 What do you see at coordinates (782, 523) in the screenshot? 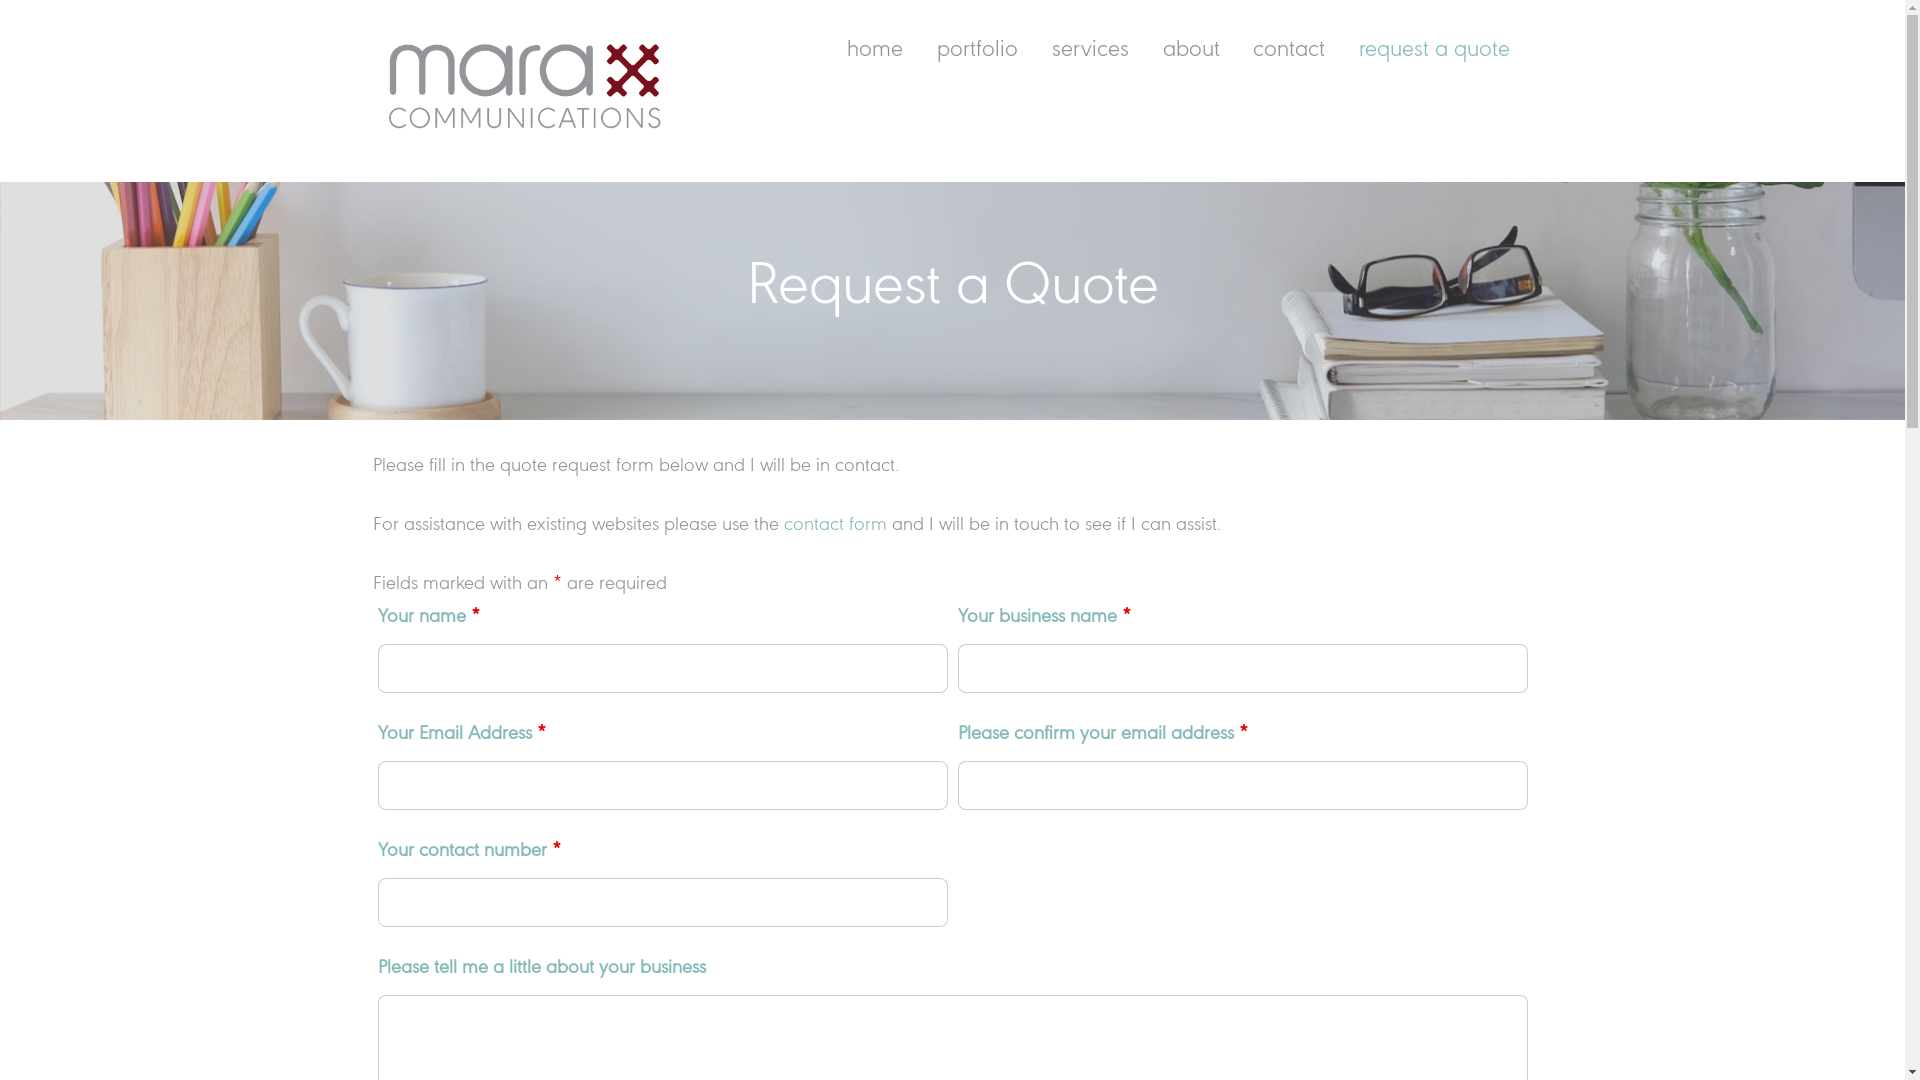
I see `'contact form'` at bounding box center [782, 523].